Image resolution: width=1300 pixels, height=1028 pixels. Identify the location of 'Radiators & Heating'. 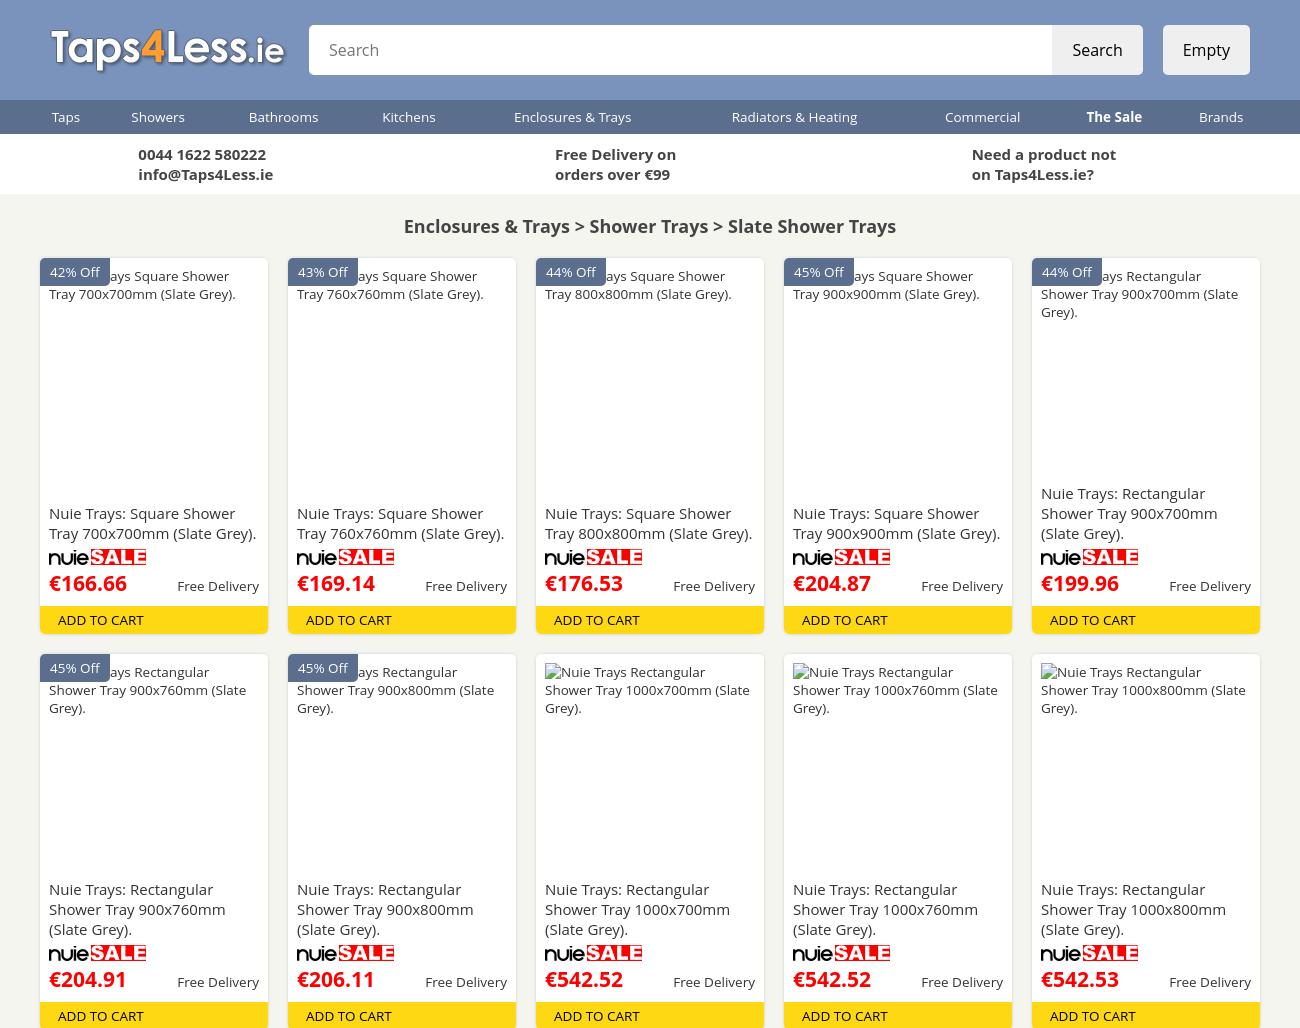
(793, 115).